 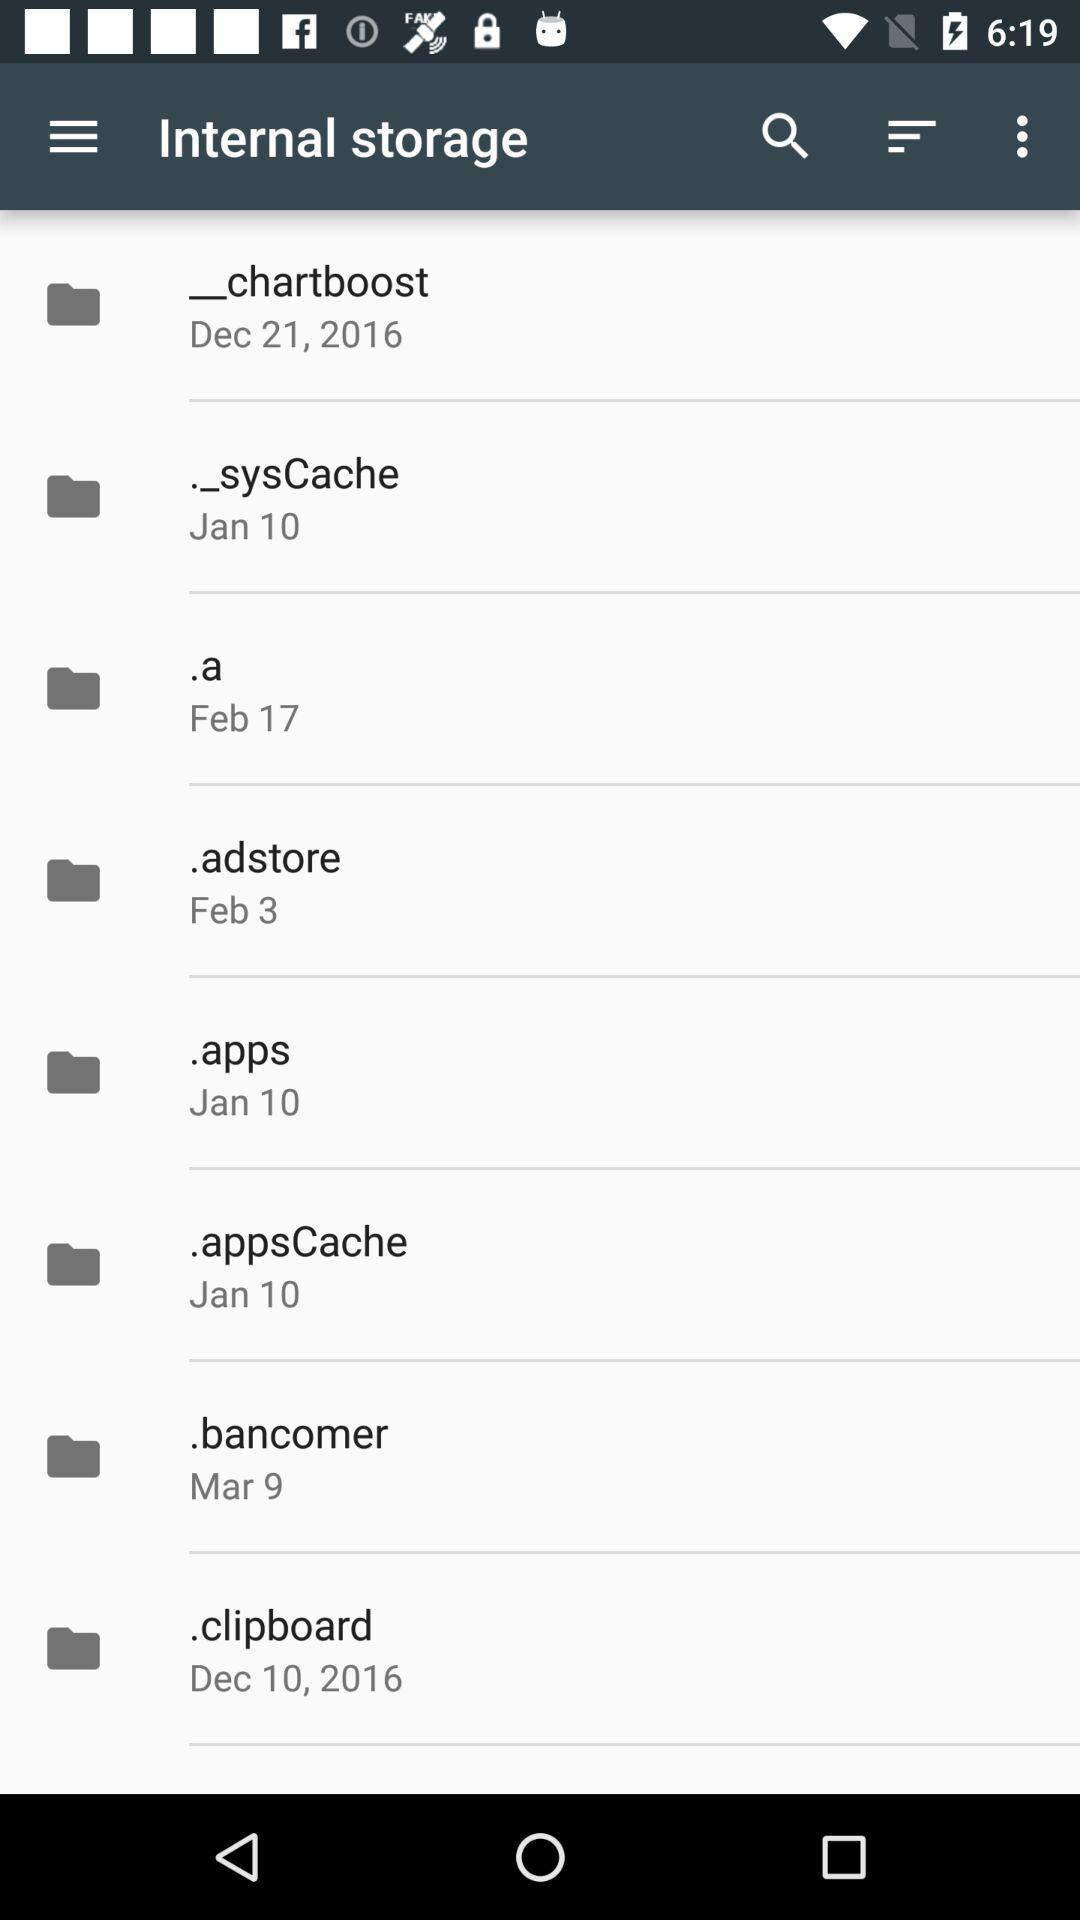 What do you see at coordinates (94, 688) in the screenshot?
I see `icon left to the text feb 17` at bounding box center [94, 688].